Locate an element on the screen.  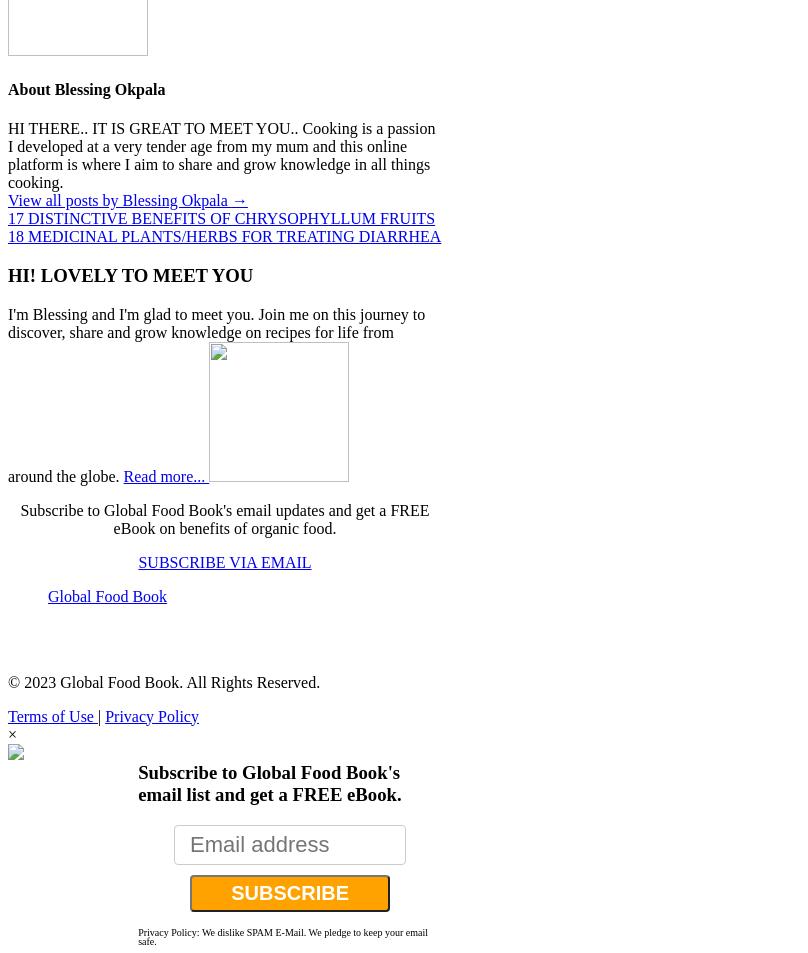
'Blessing Okpala' is located at coordinates (108, 87).